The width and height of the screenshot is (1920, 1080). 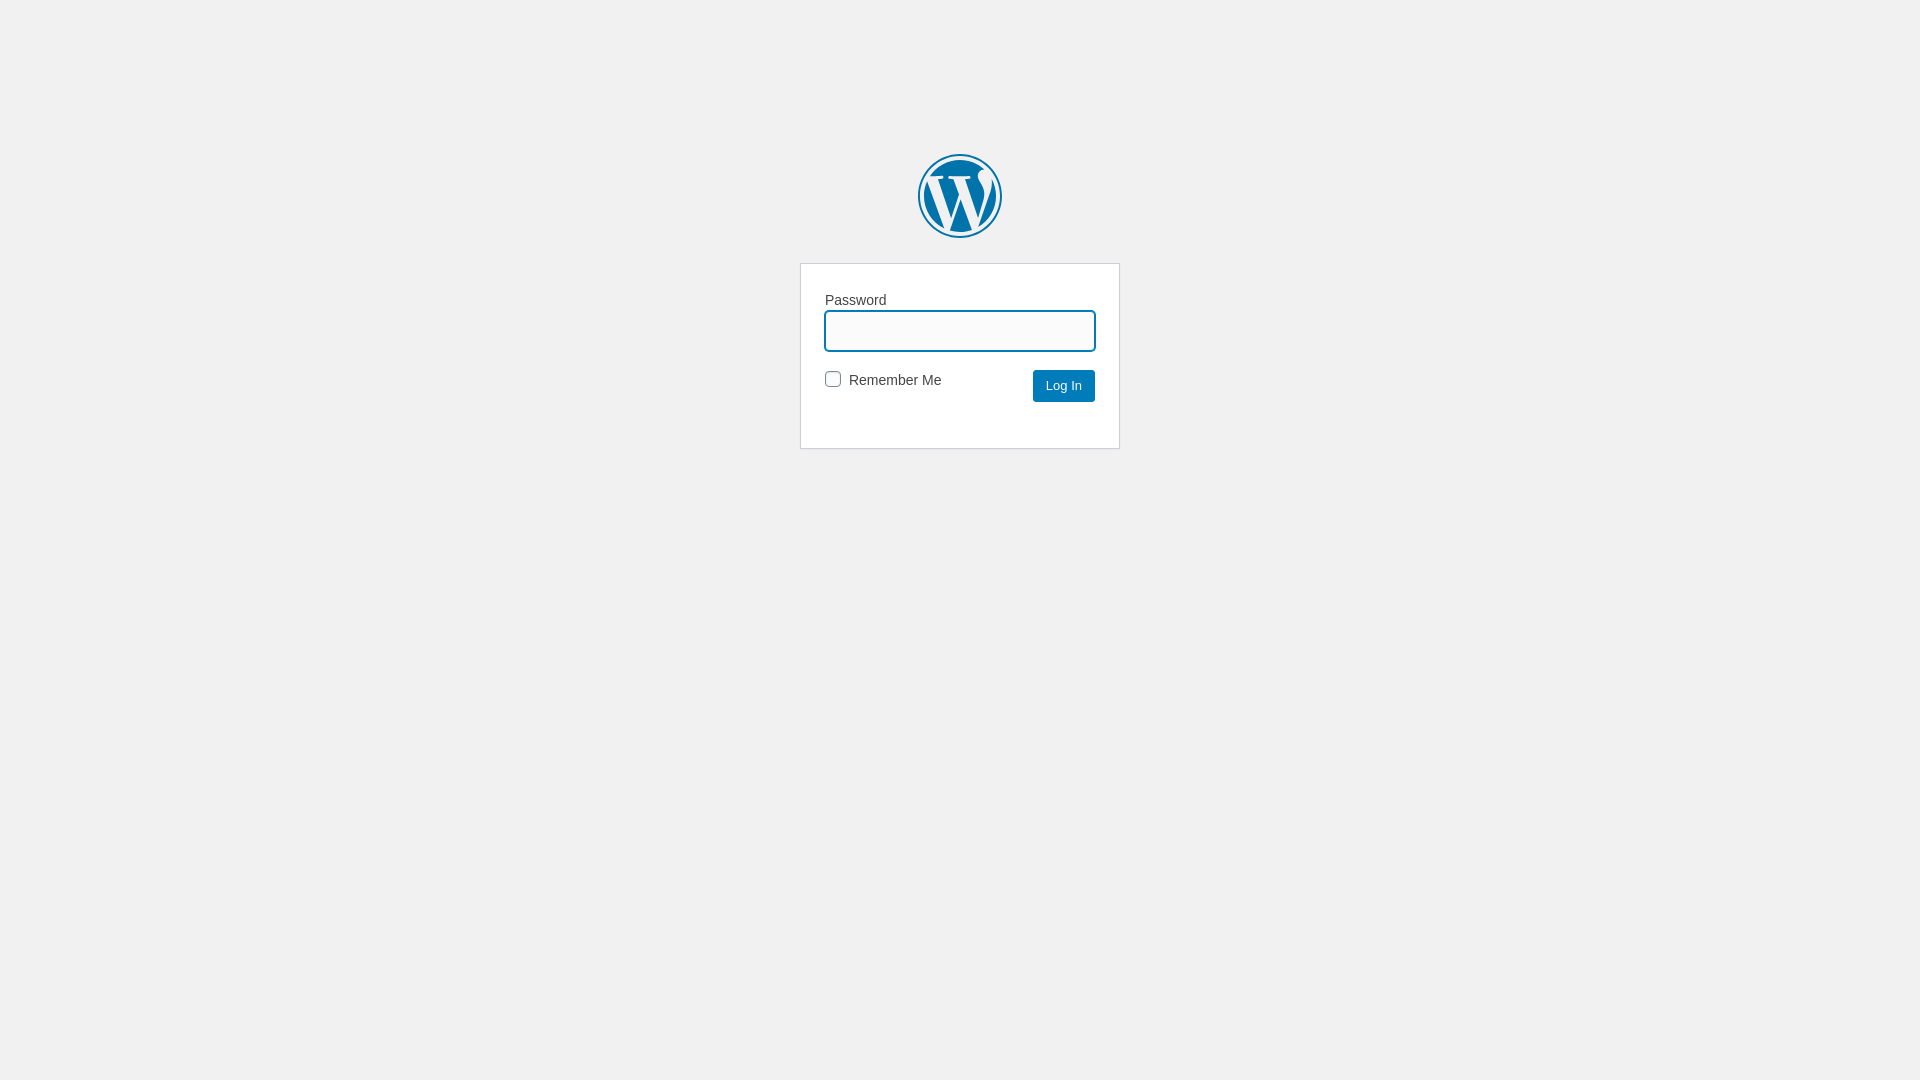 What do you see at coordinates (1063, 385) in the screenshot?
I see `'Log In'` at bounding box center [1063, 385].